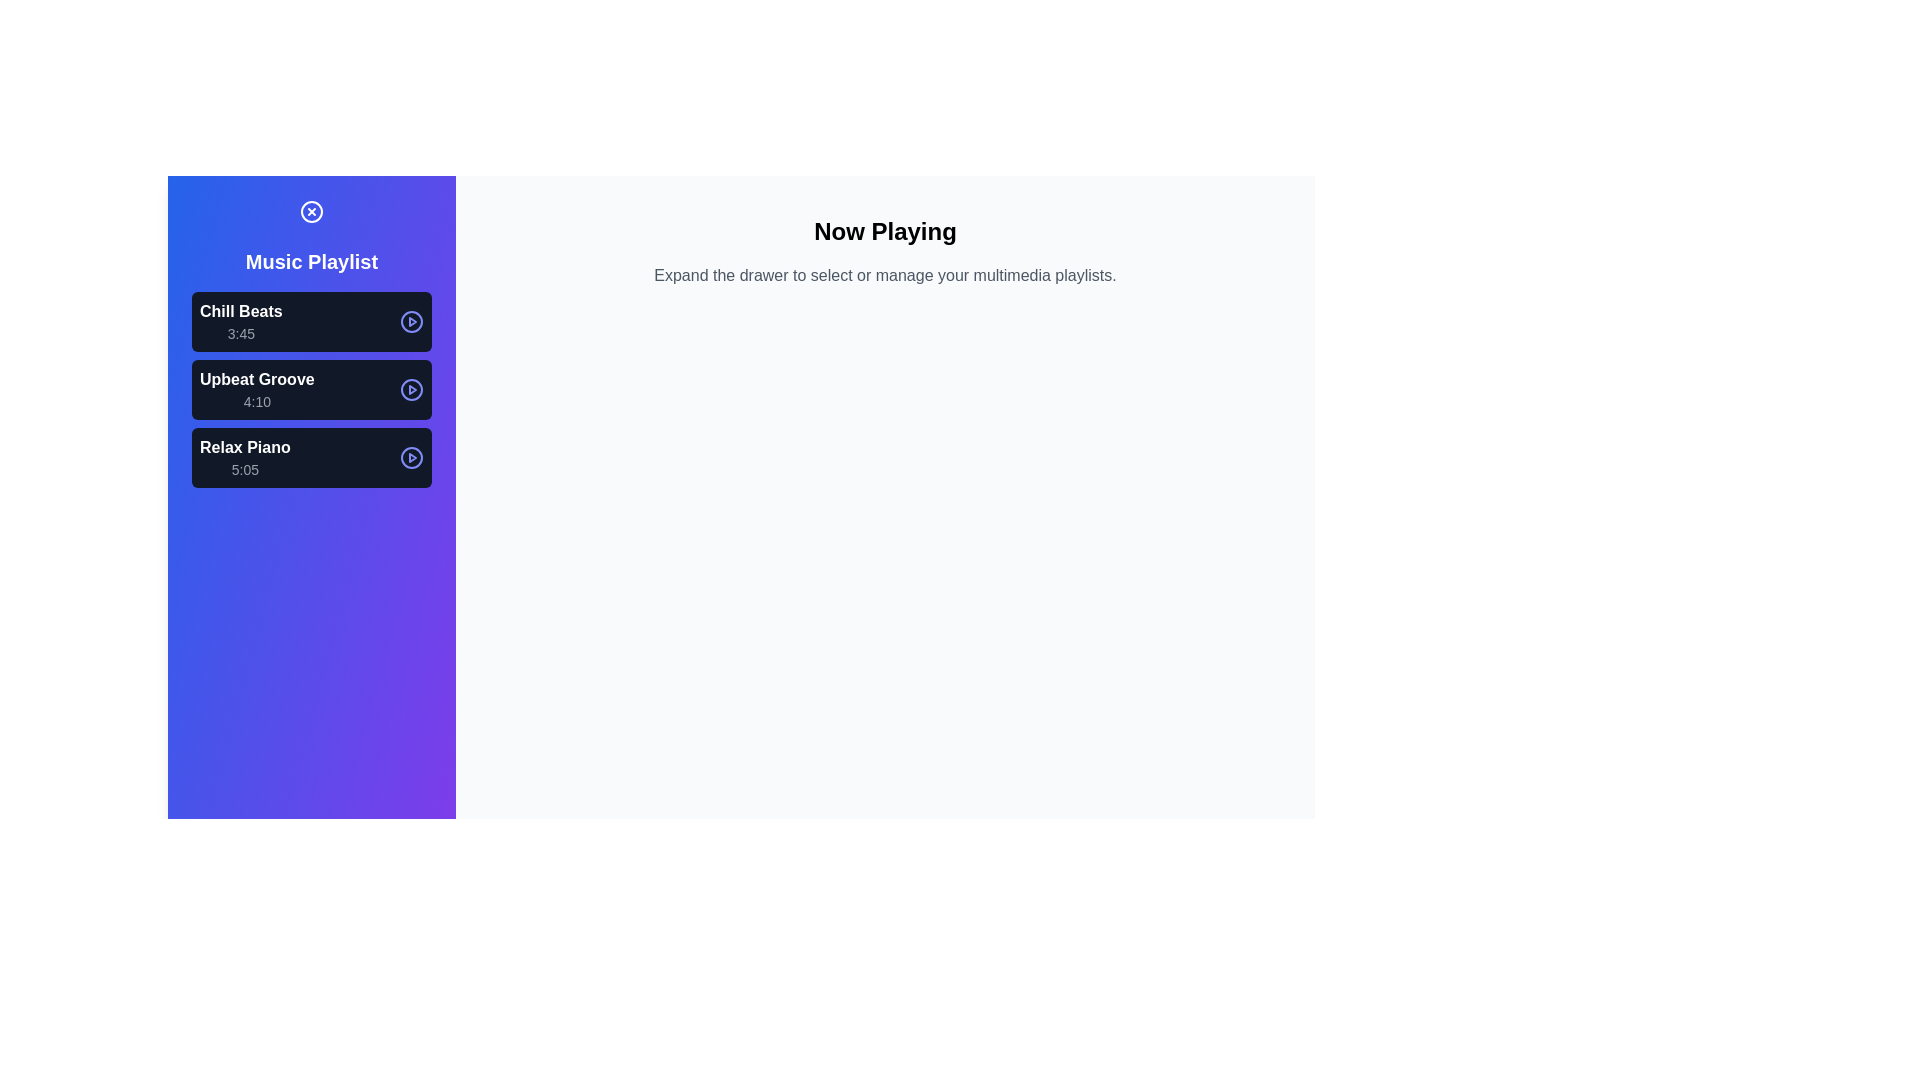 Image resolution: width=1920 pixels, height=1080 pixels. What do you see at coordinates (411, 389) in the screenshot?
I see `the play/pause button for the track Upbeat Groove` at bounding box center [411, 389].